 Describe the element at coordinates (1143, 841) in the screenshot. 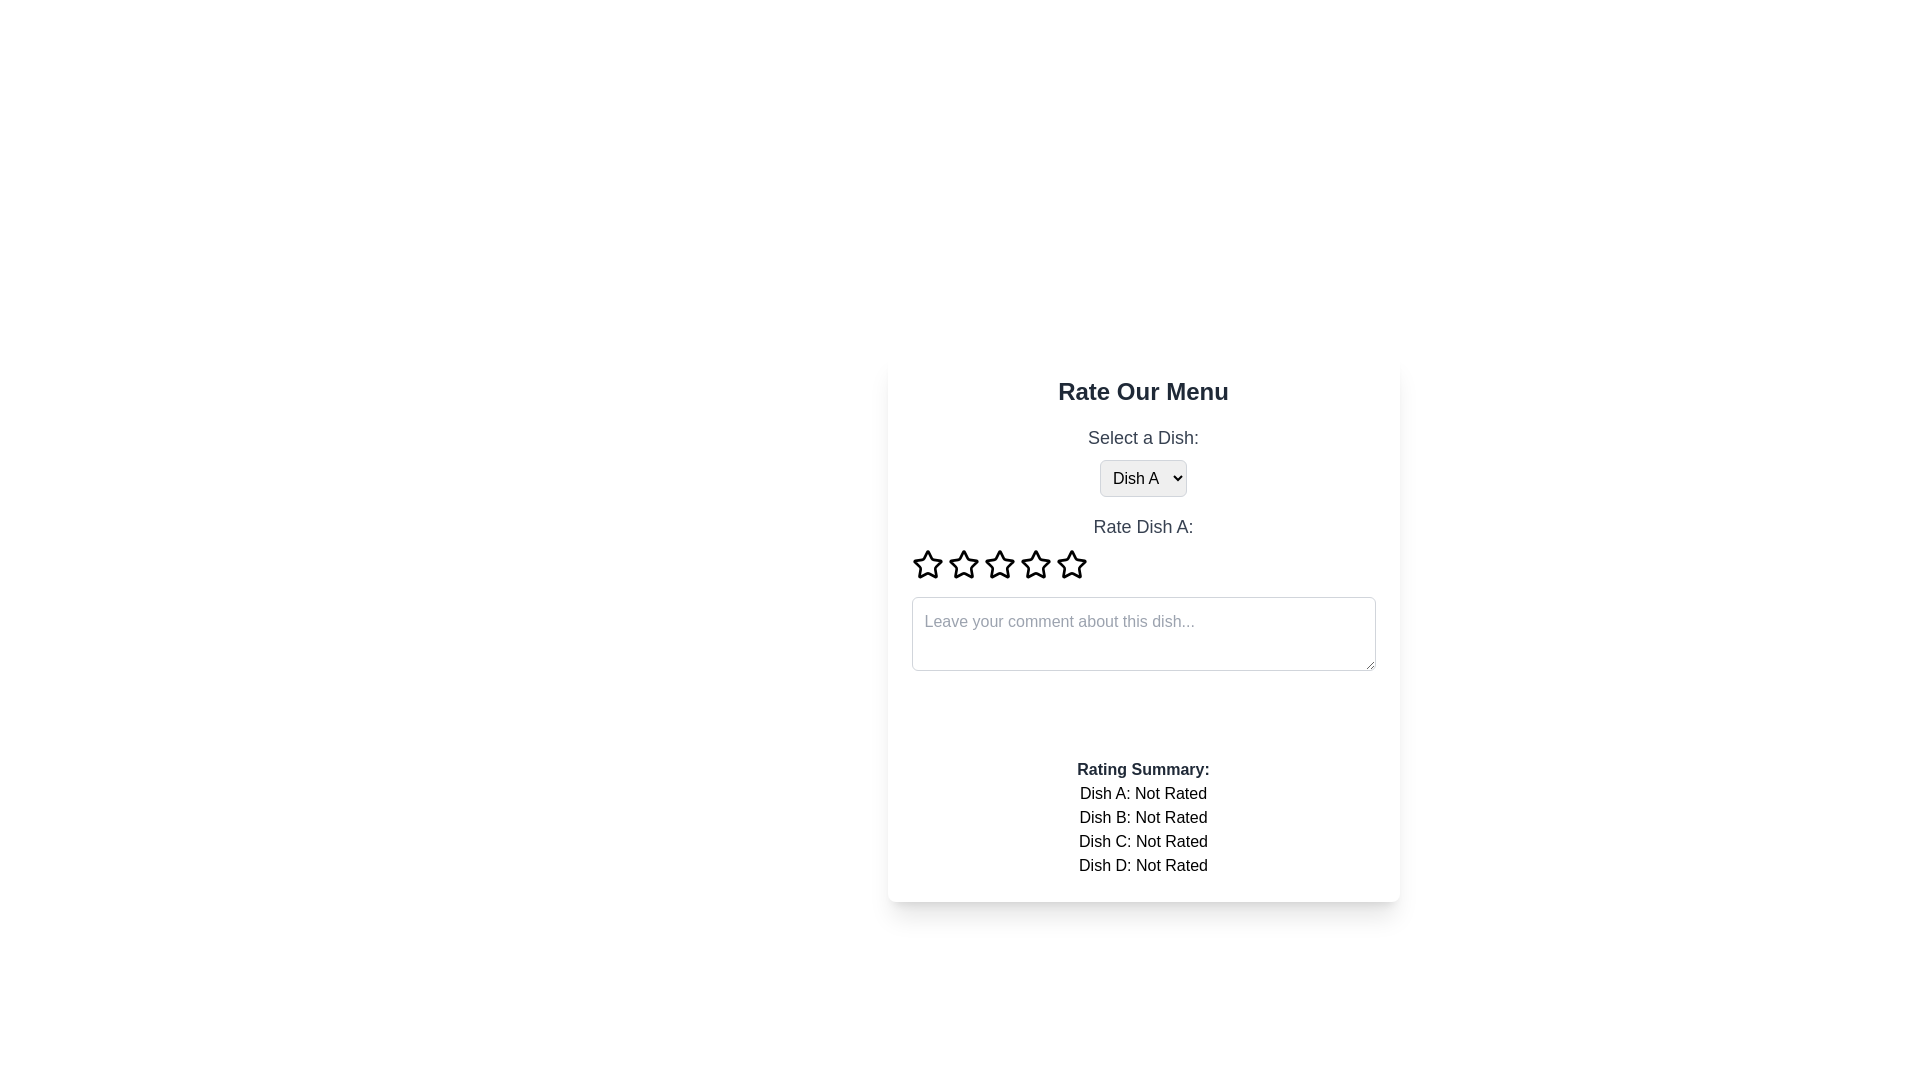

I see `the text label indicating the current rating status of 'Dish C', which is positioned between 'Dish B: Not Rated' and 'Dish D: Not Rated' in the 'Rating Summary:' section` at that location.